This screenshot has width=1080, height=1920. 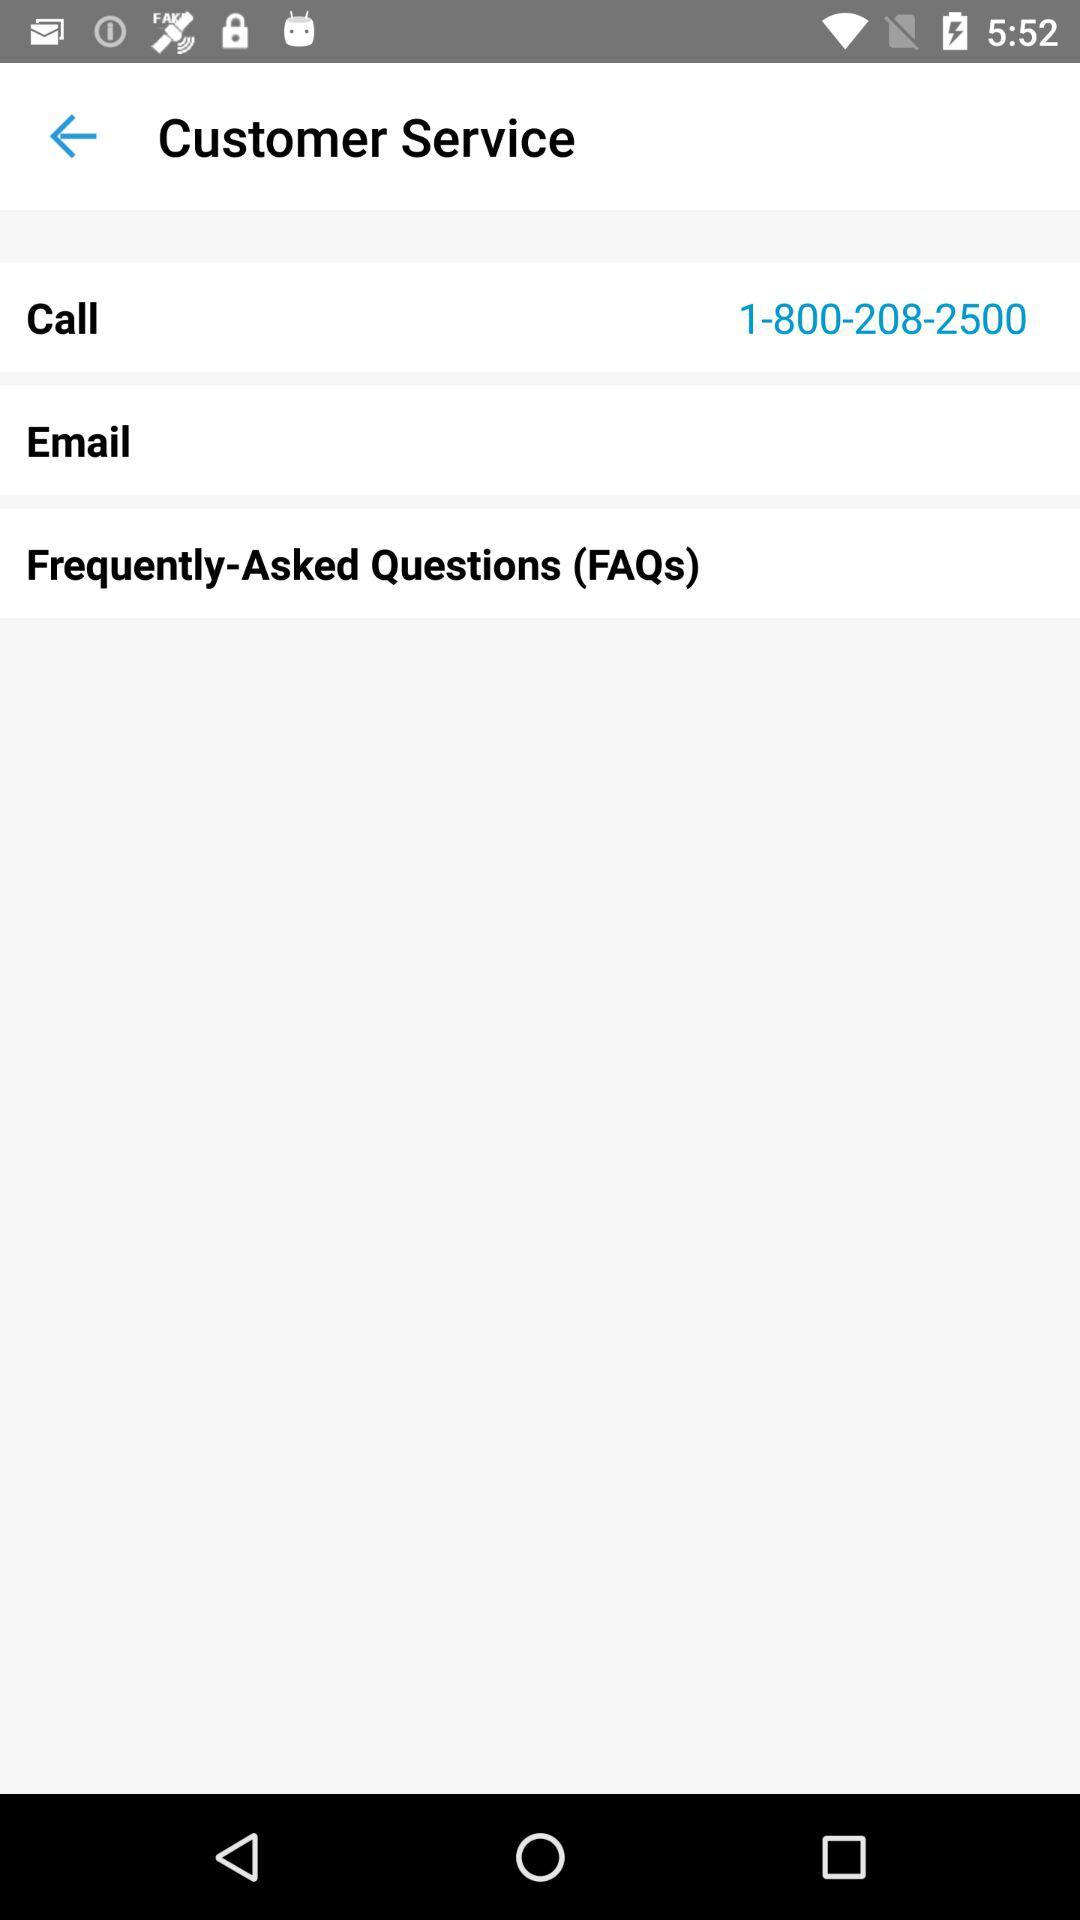 What do you see at coordinates (72, 135) in the screenshot?
I see `the icon to the left of the customer service` at bounding box center [72, 135].